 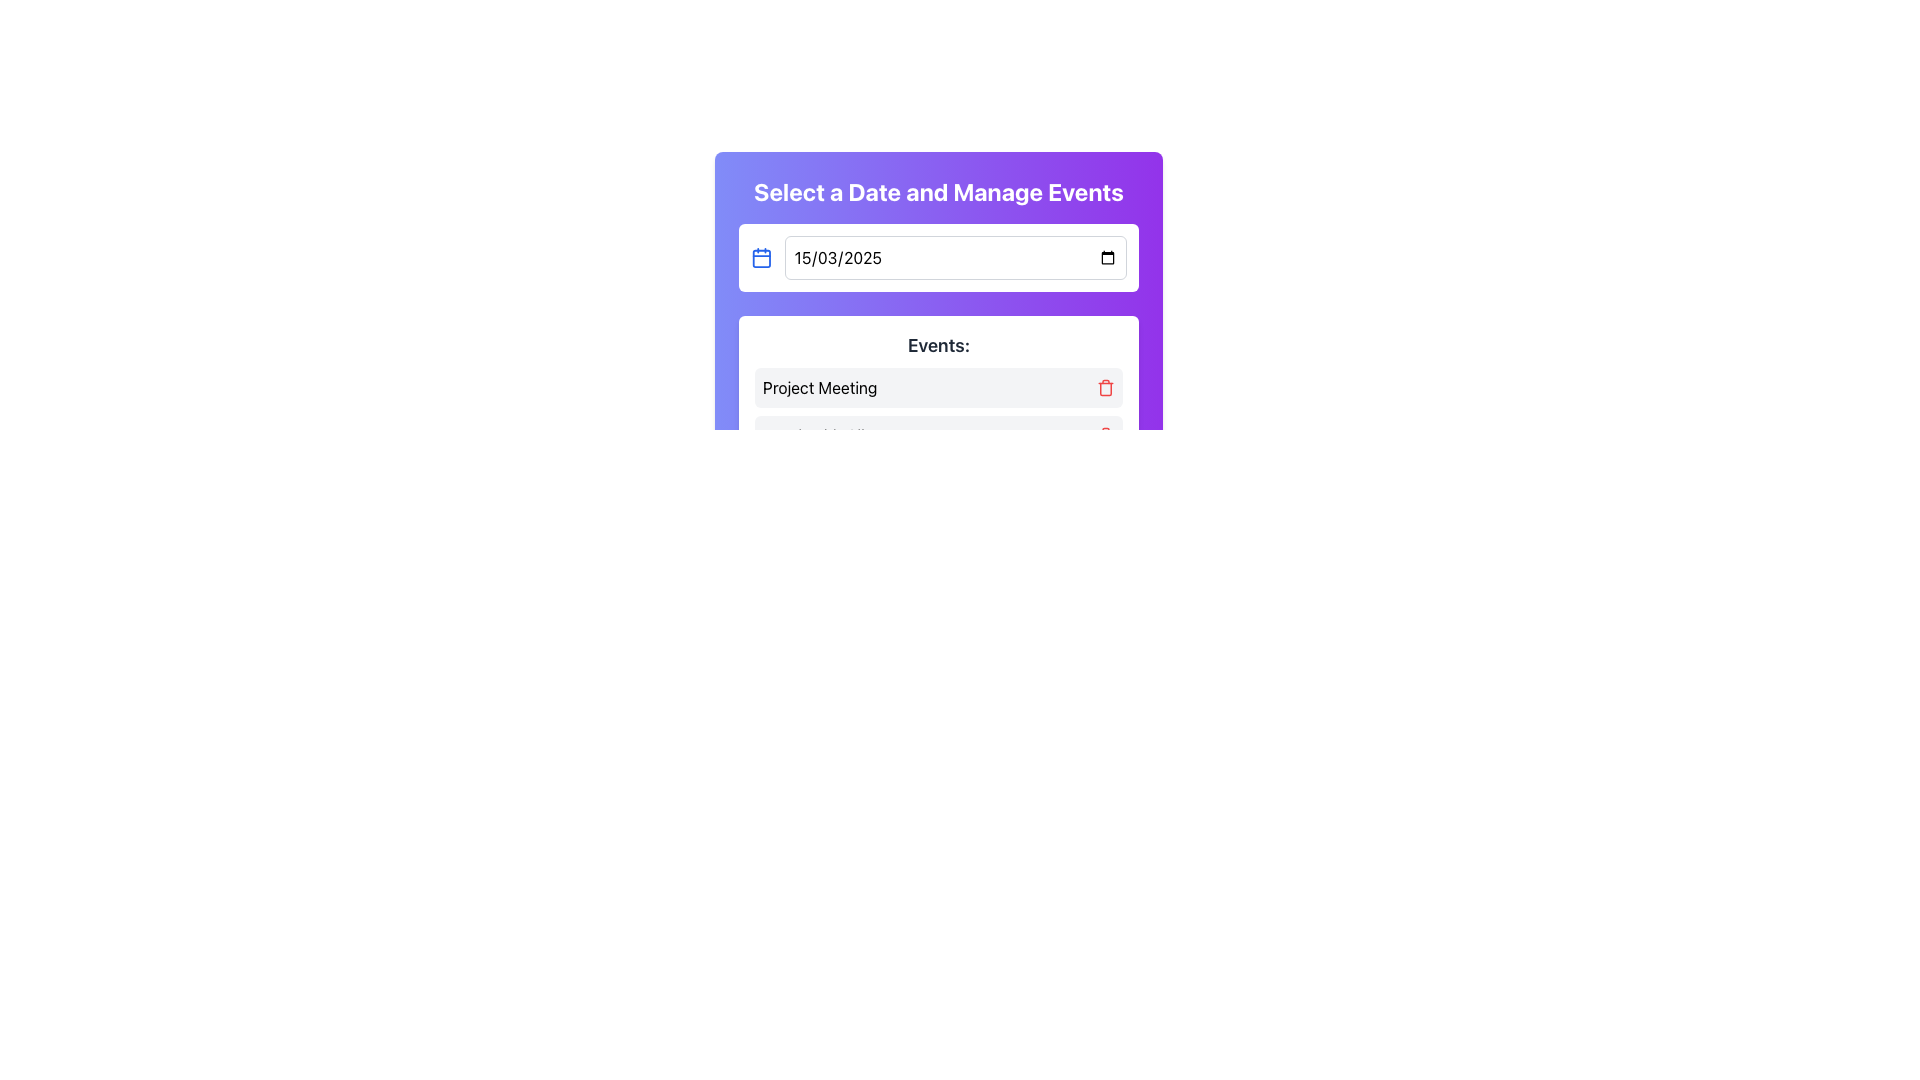 I want to click on the 'Project Meeting' list item, so click(x=938, y=388).